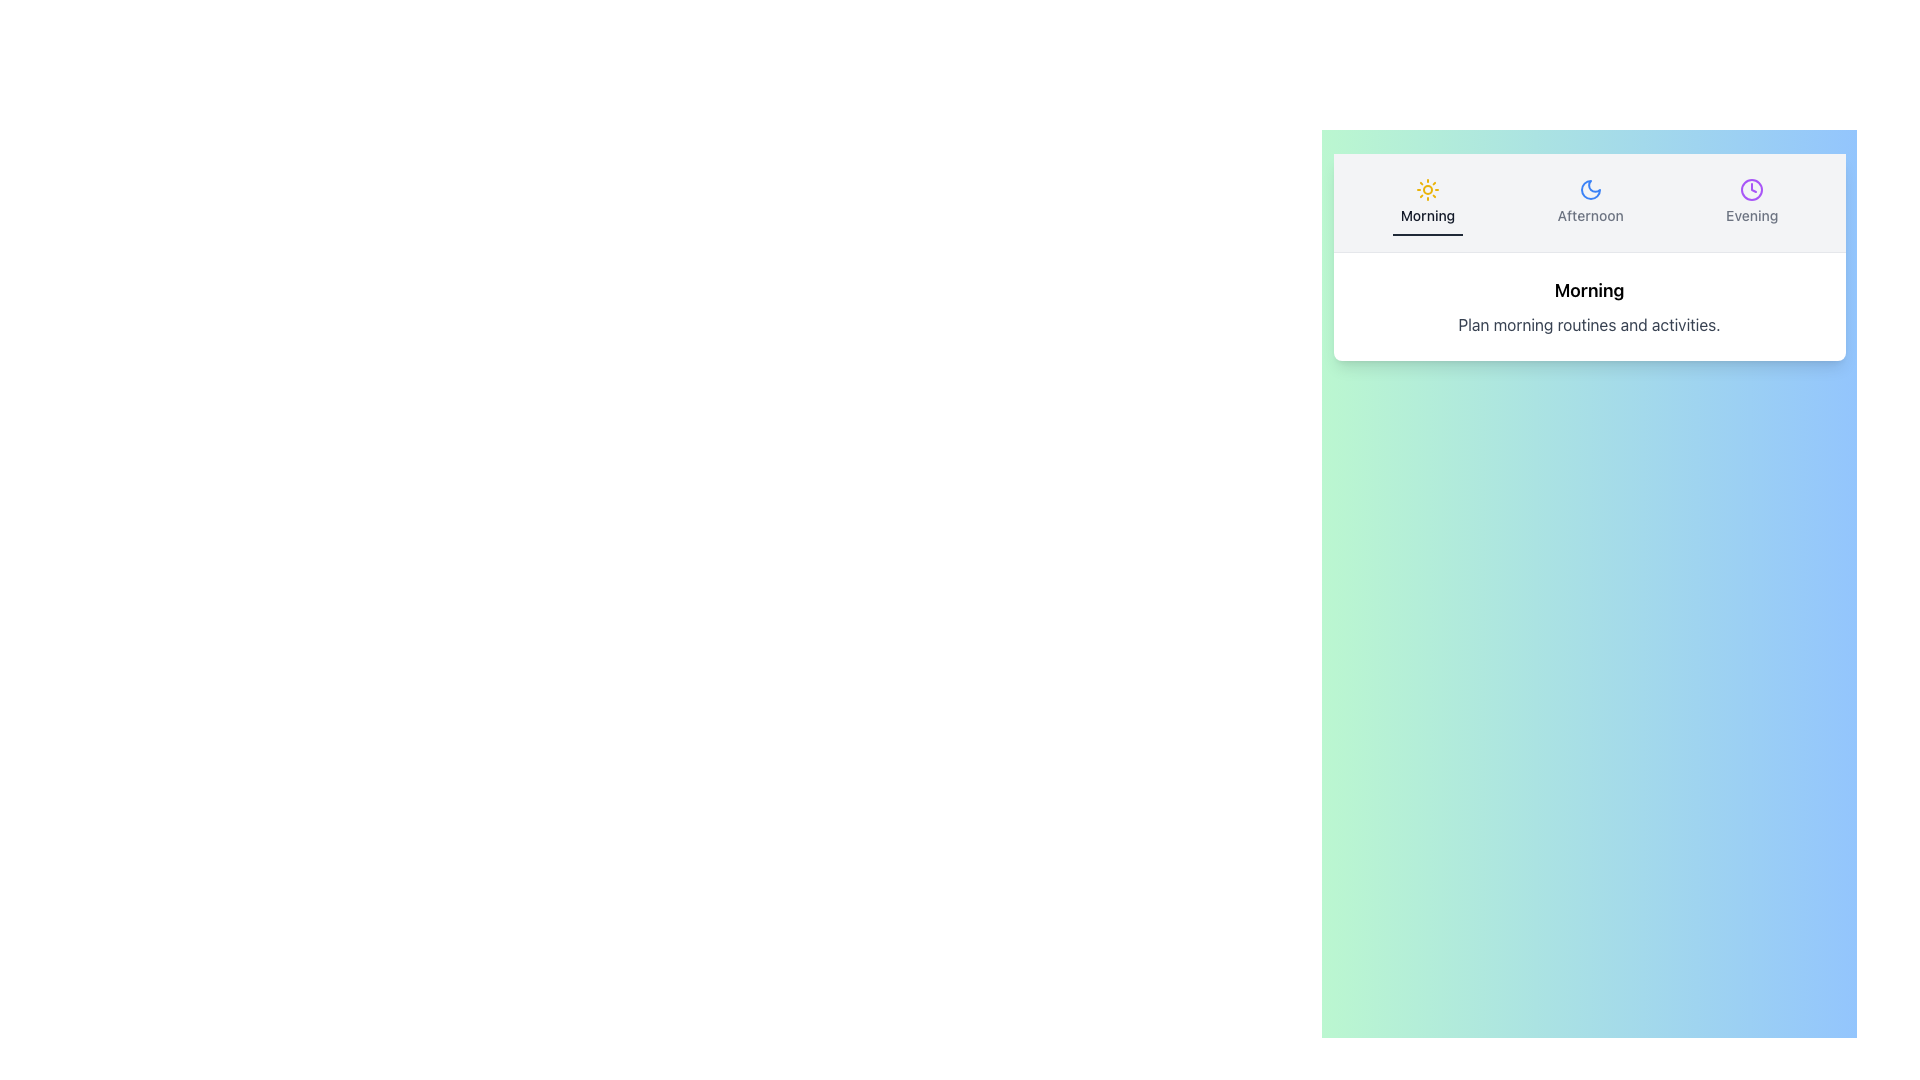 Image resolution: width=1920 pixels, height=1080 pixels. What do you see at coordinates (1588, 203) in the screenshot?
I see `the navigation tab button` at bounding box center [1588, 203].